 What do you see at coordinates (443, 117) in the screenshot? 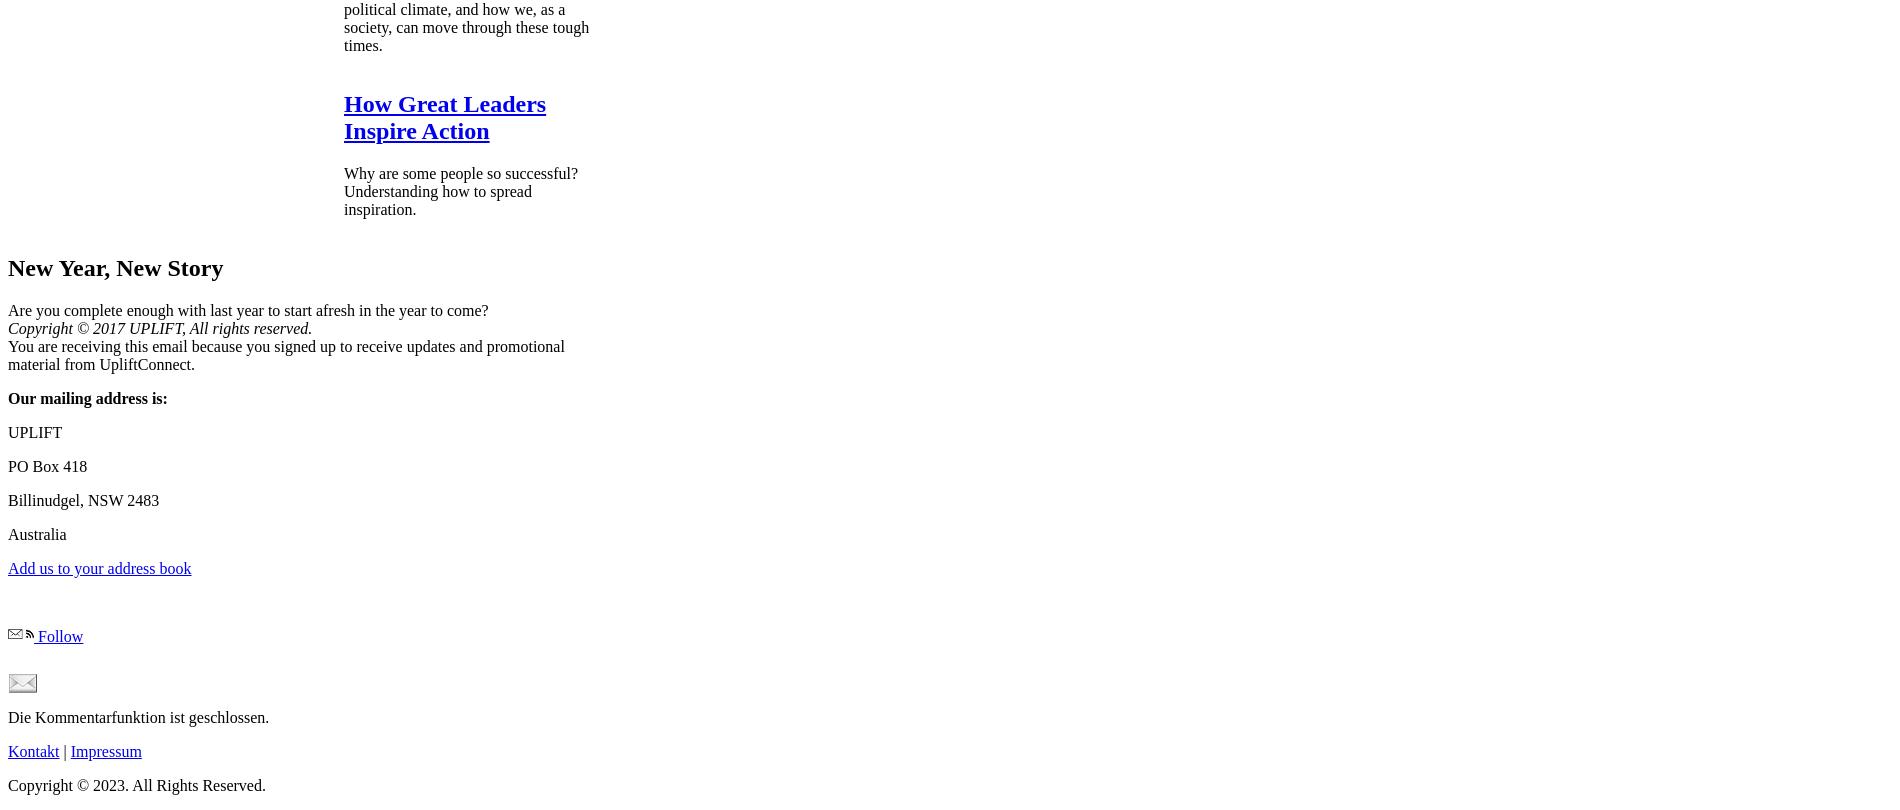
I see `'How Great Leaders Inspire Action'` at bounding box center [443, 117].